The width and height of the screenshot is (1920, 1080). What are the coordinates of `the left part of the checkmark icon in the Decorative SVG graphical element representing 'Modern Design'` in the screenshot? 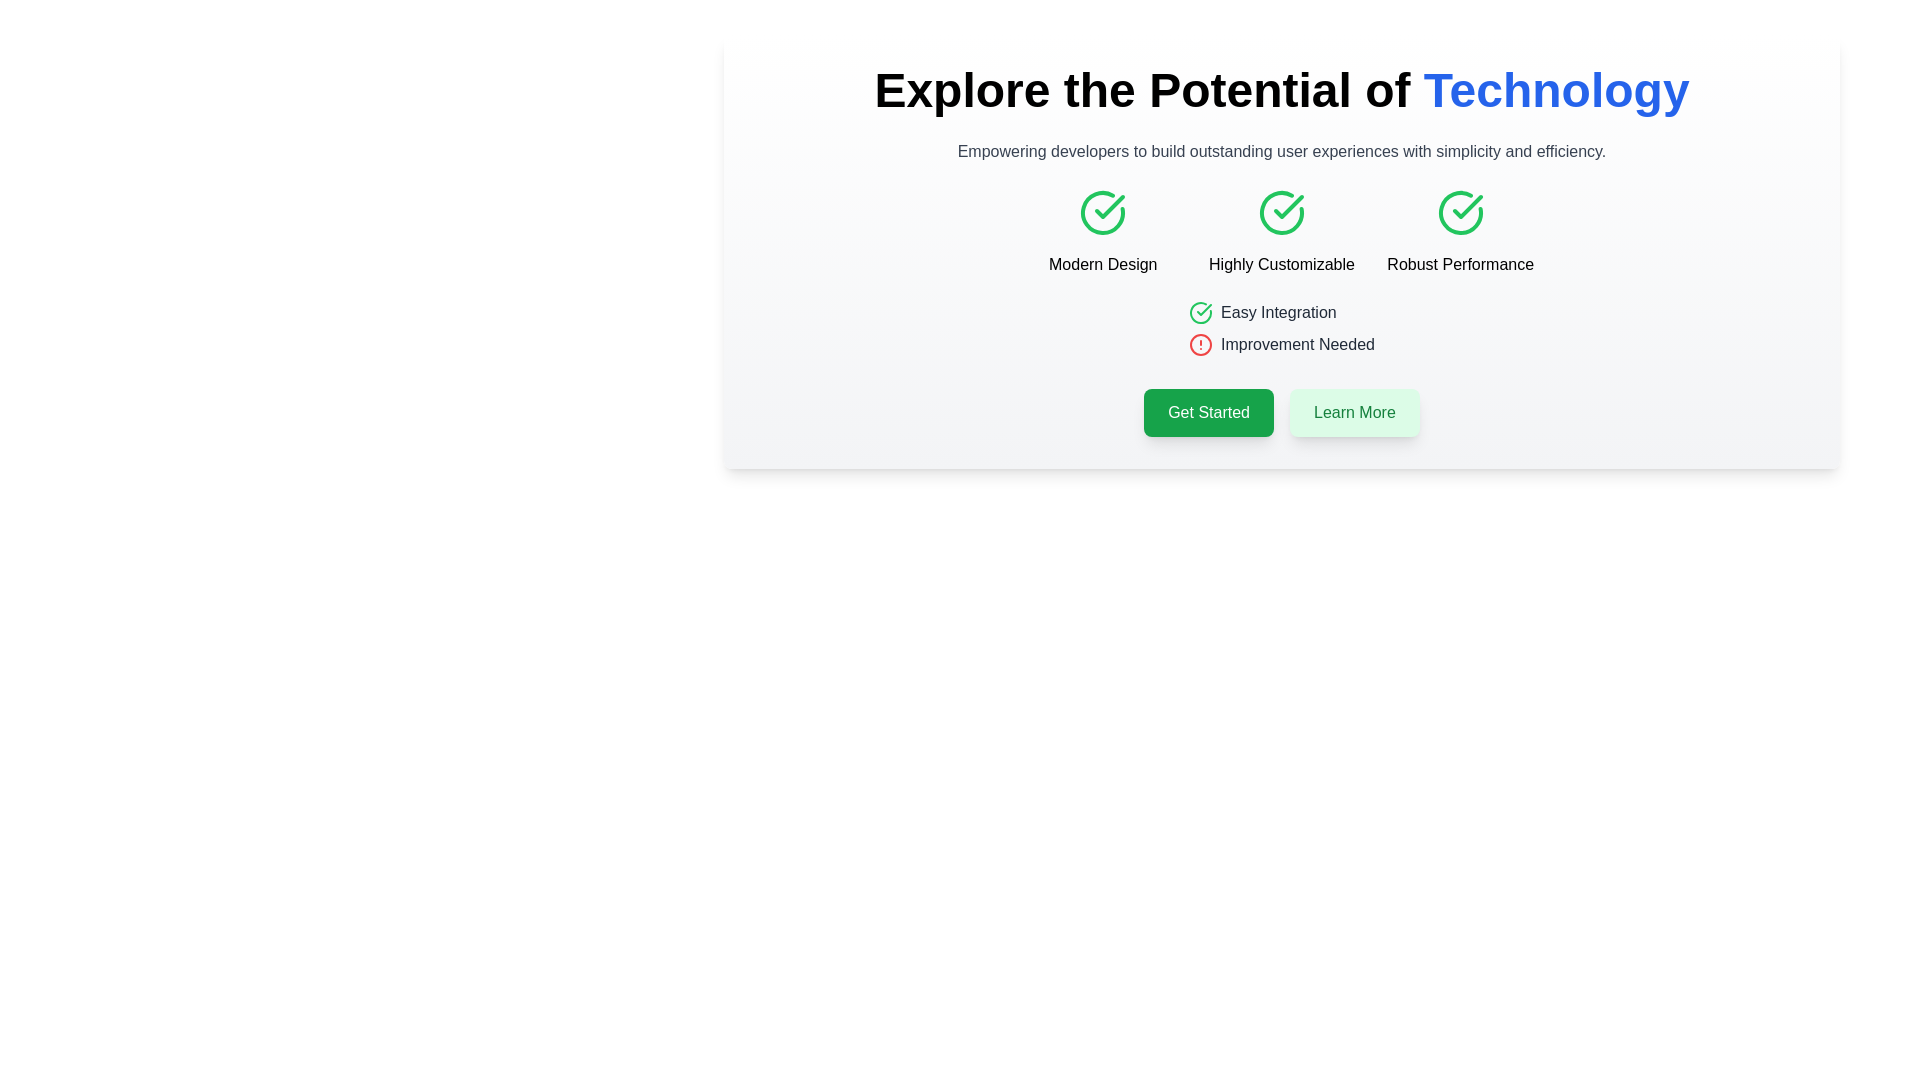 It's located at (1102, 212).